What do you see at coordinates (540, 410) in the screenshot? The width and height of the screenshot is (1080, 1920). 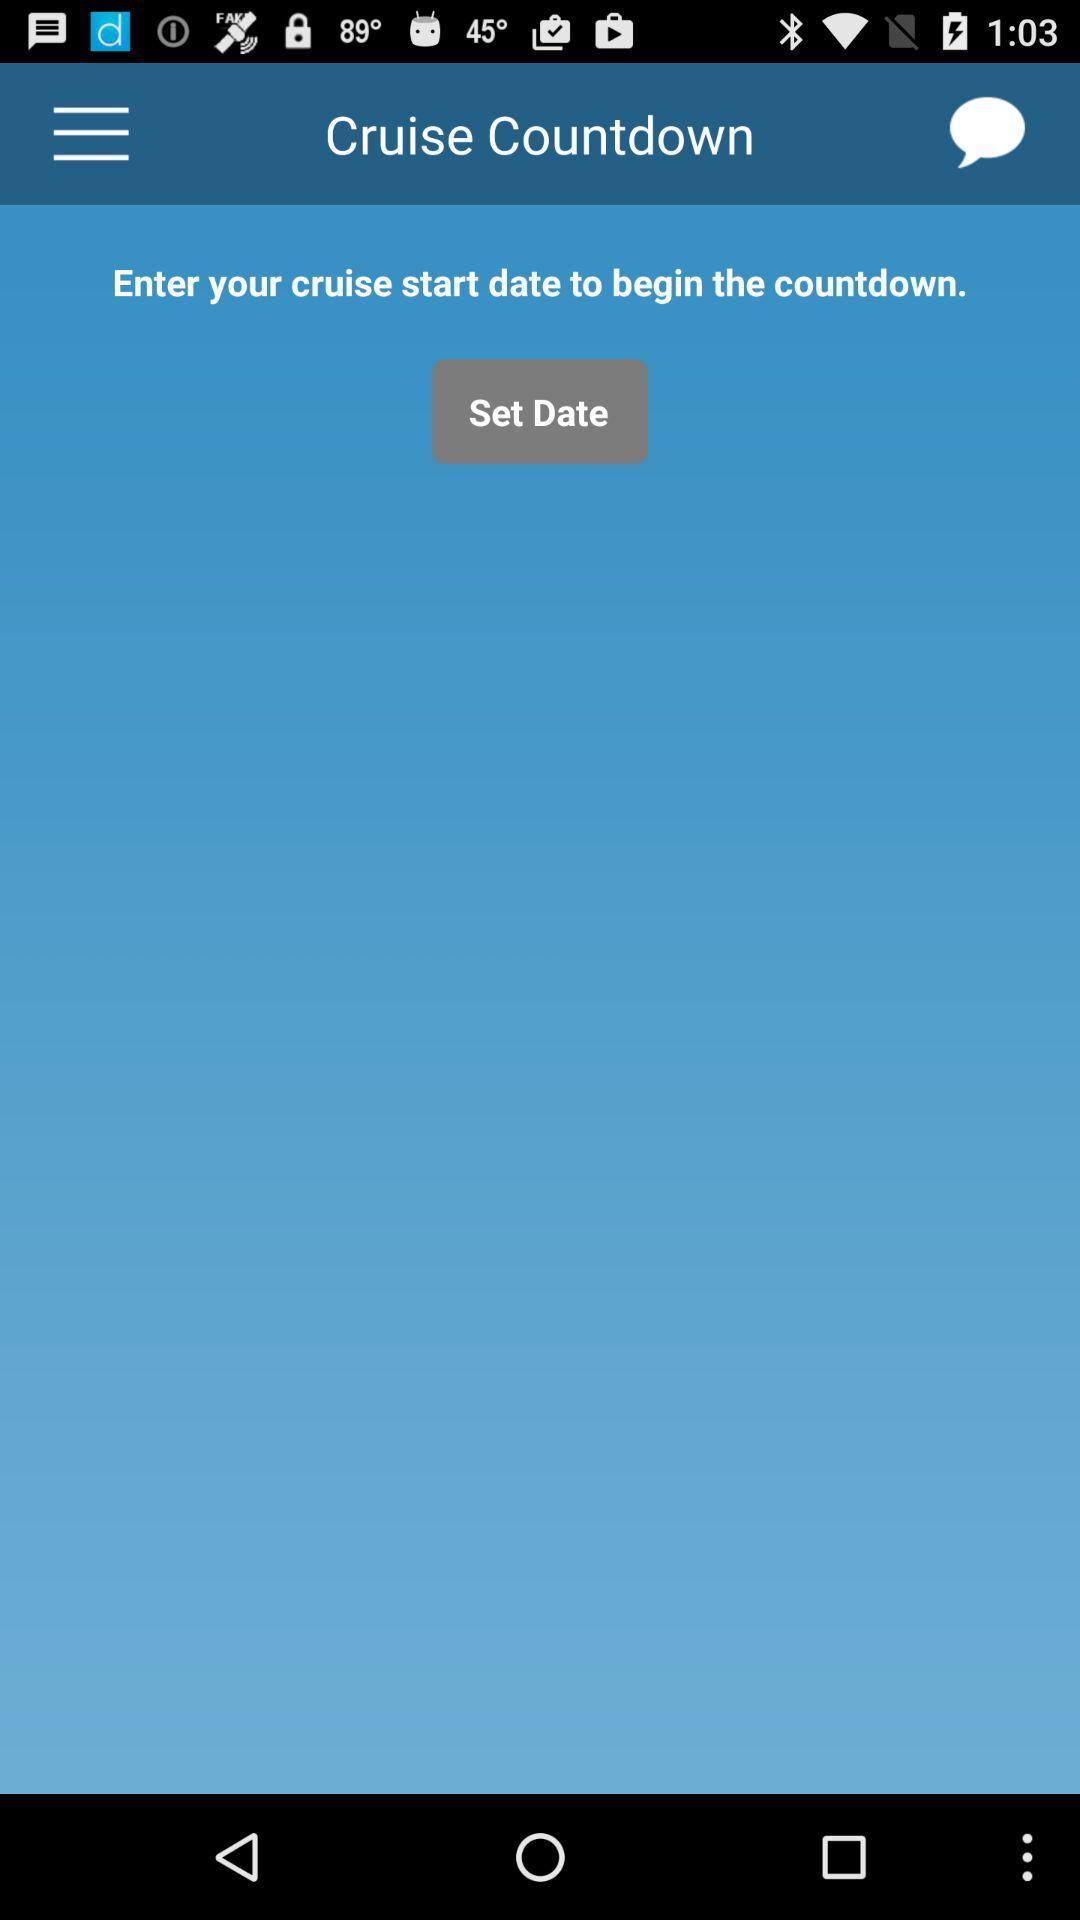 I see `the set date` at bounding box center [540, 410].